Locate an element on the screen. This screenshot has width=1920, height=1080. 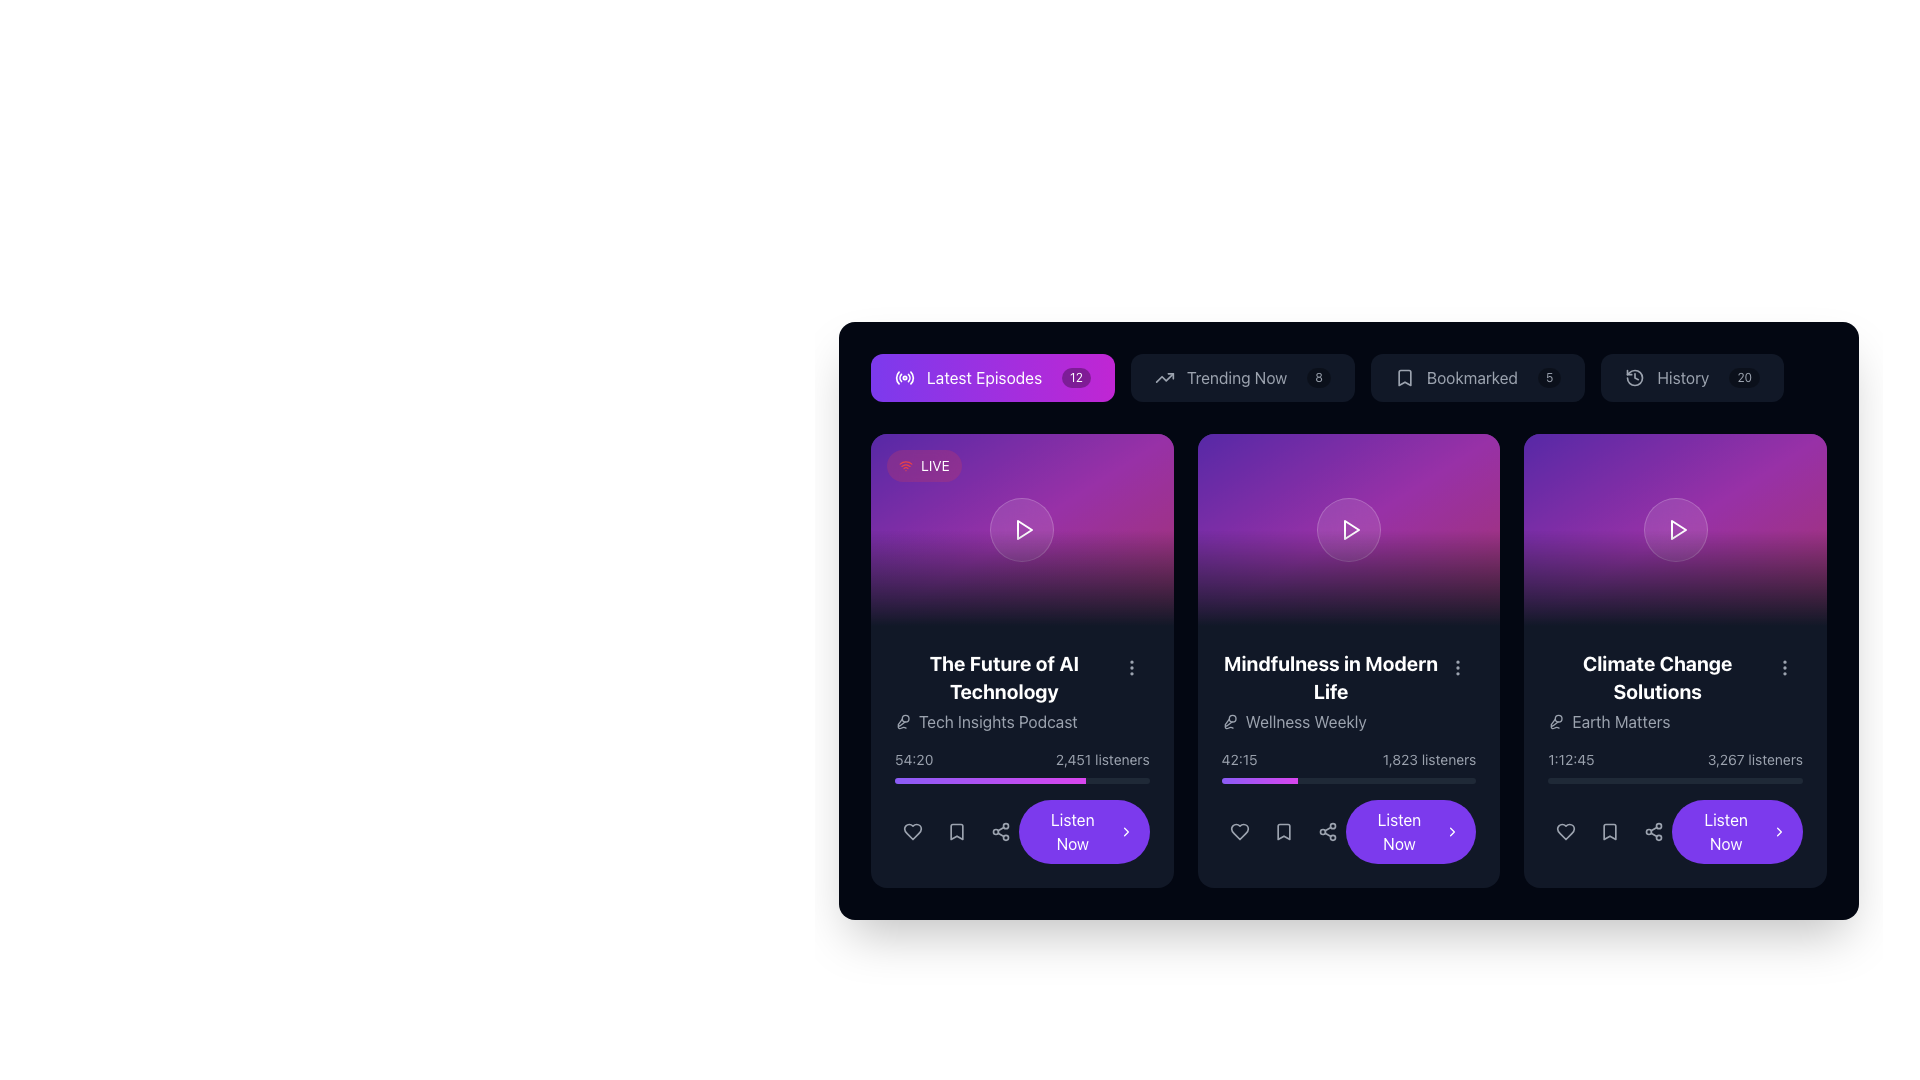
the vertically arranged ellipsis icon button consisting of three light gray dots in the top-right corner of the 'Mindfulness in Modern Life' section is located at coordinates (1458, 667).